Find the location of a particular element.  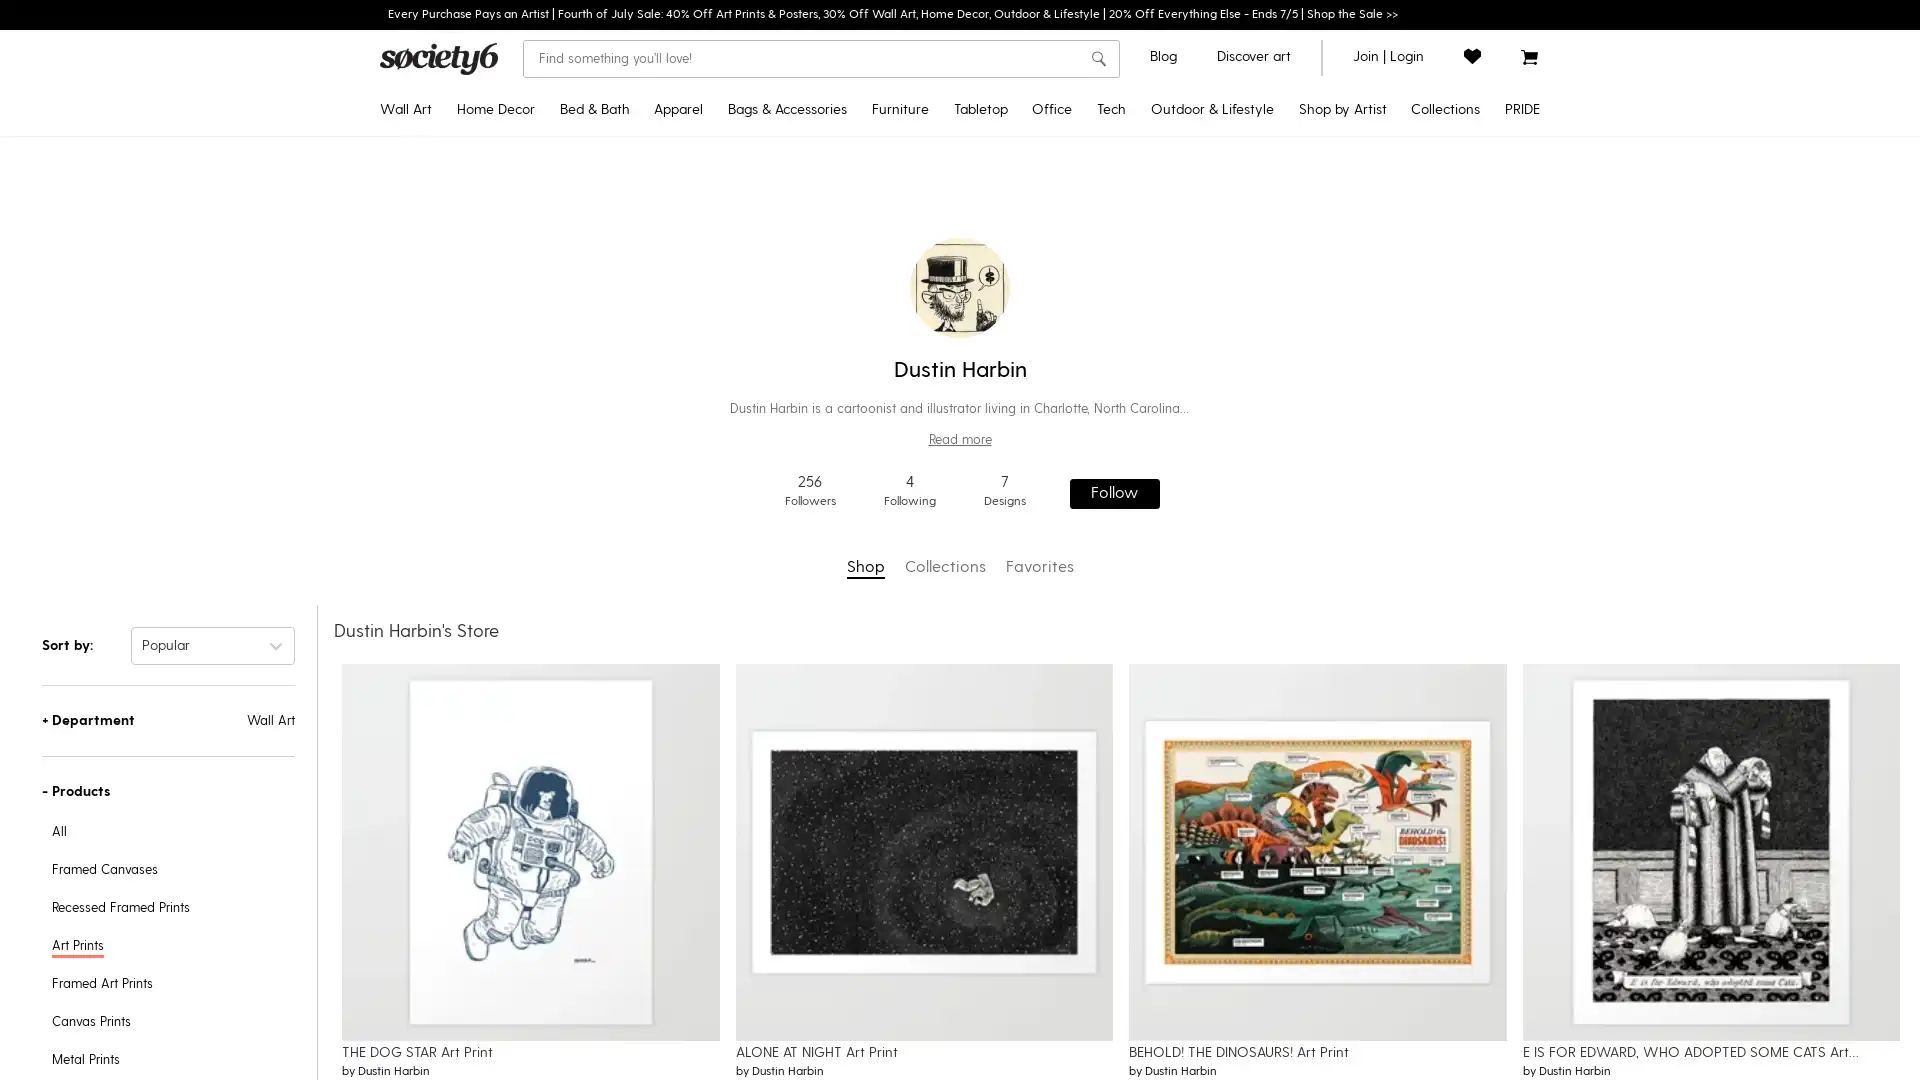

Framed Canvas Prints is located at coordinates (470, 289).